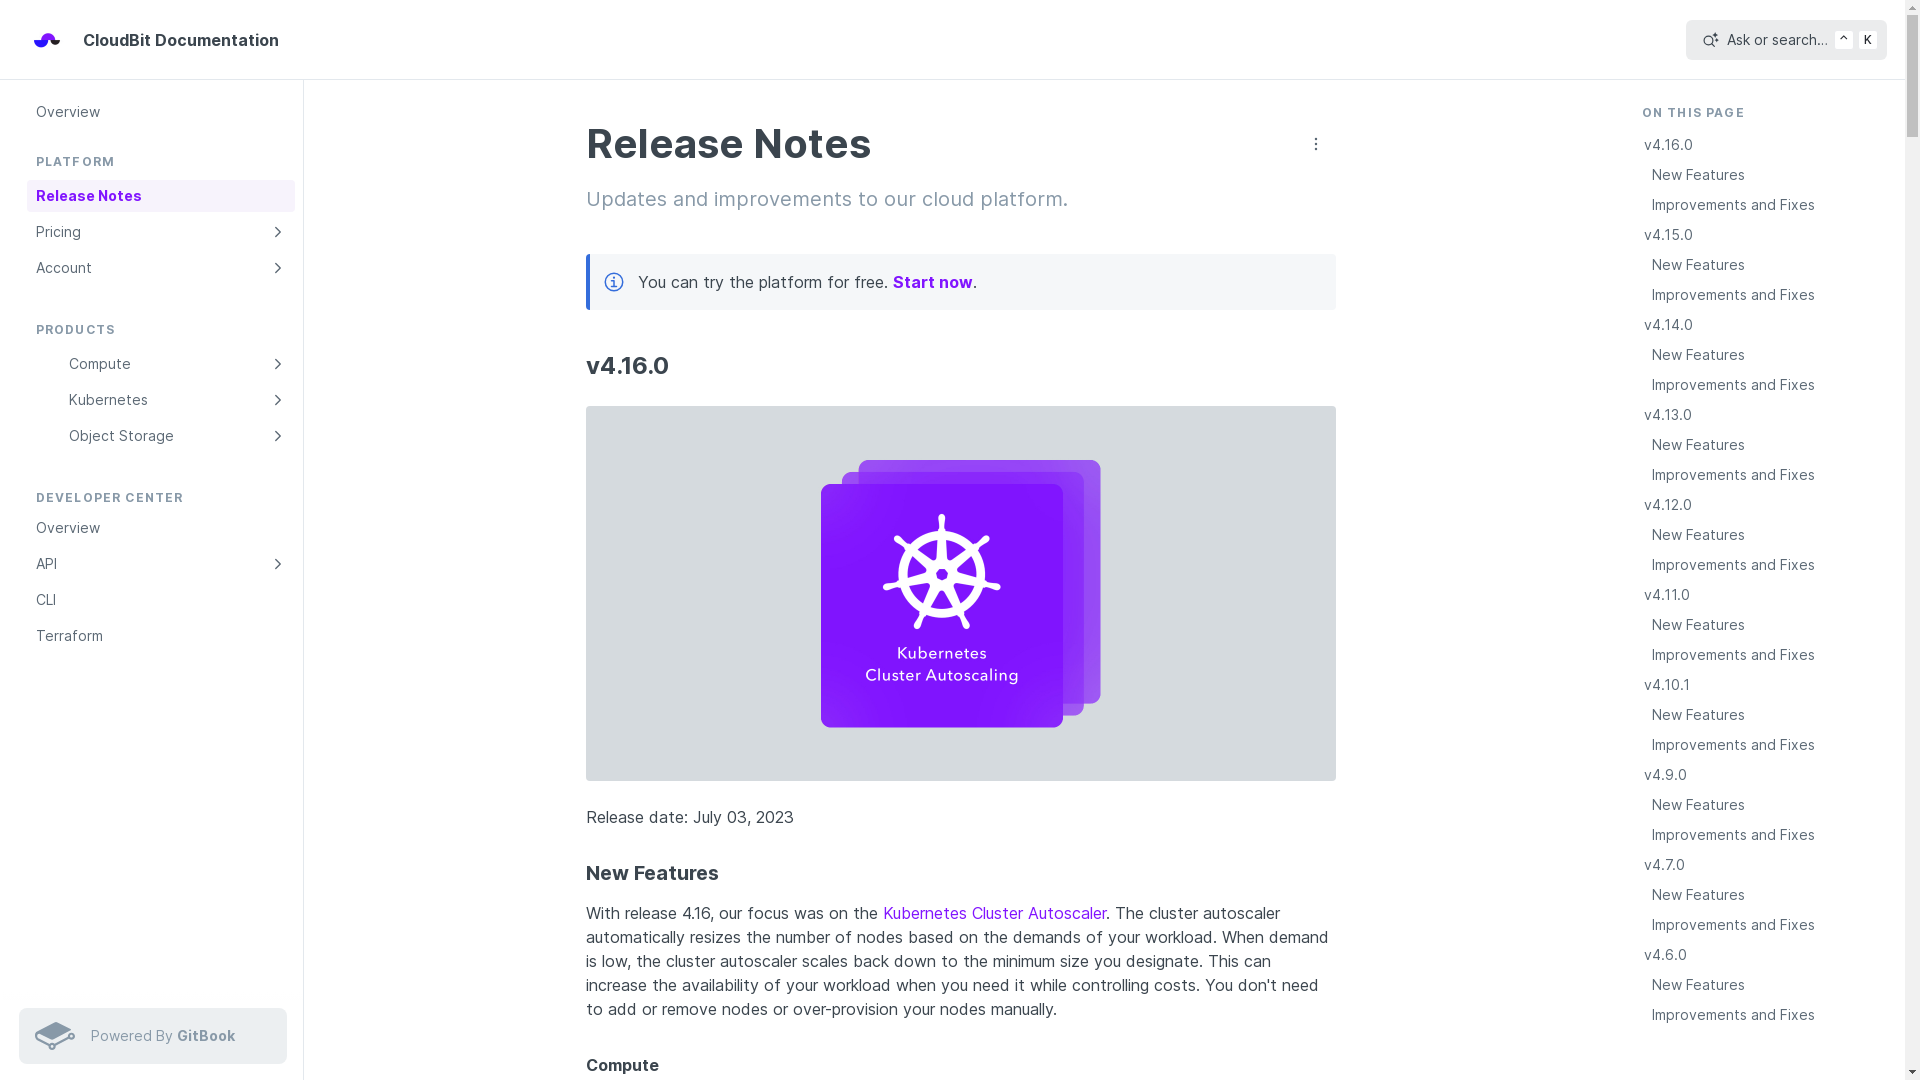 The image size is (1920, 1080). Describe the element at coordinates (155, 39) in the screenshot. I see `'CloudBit Documentation'` at that location.